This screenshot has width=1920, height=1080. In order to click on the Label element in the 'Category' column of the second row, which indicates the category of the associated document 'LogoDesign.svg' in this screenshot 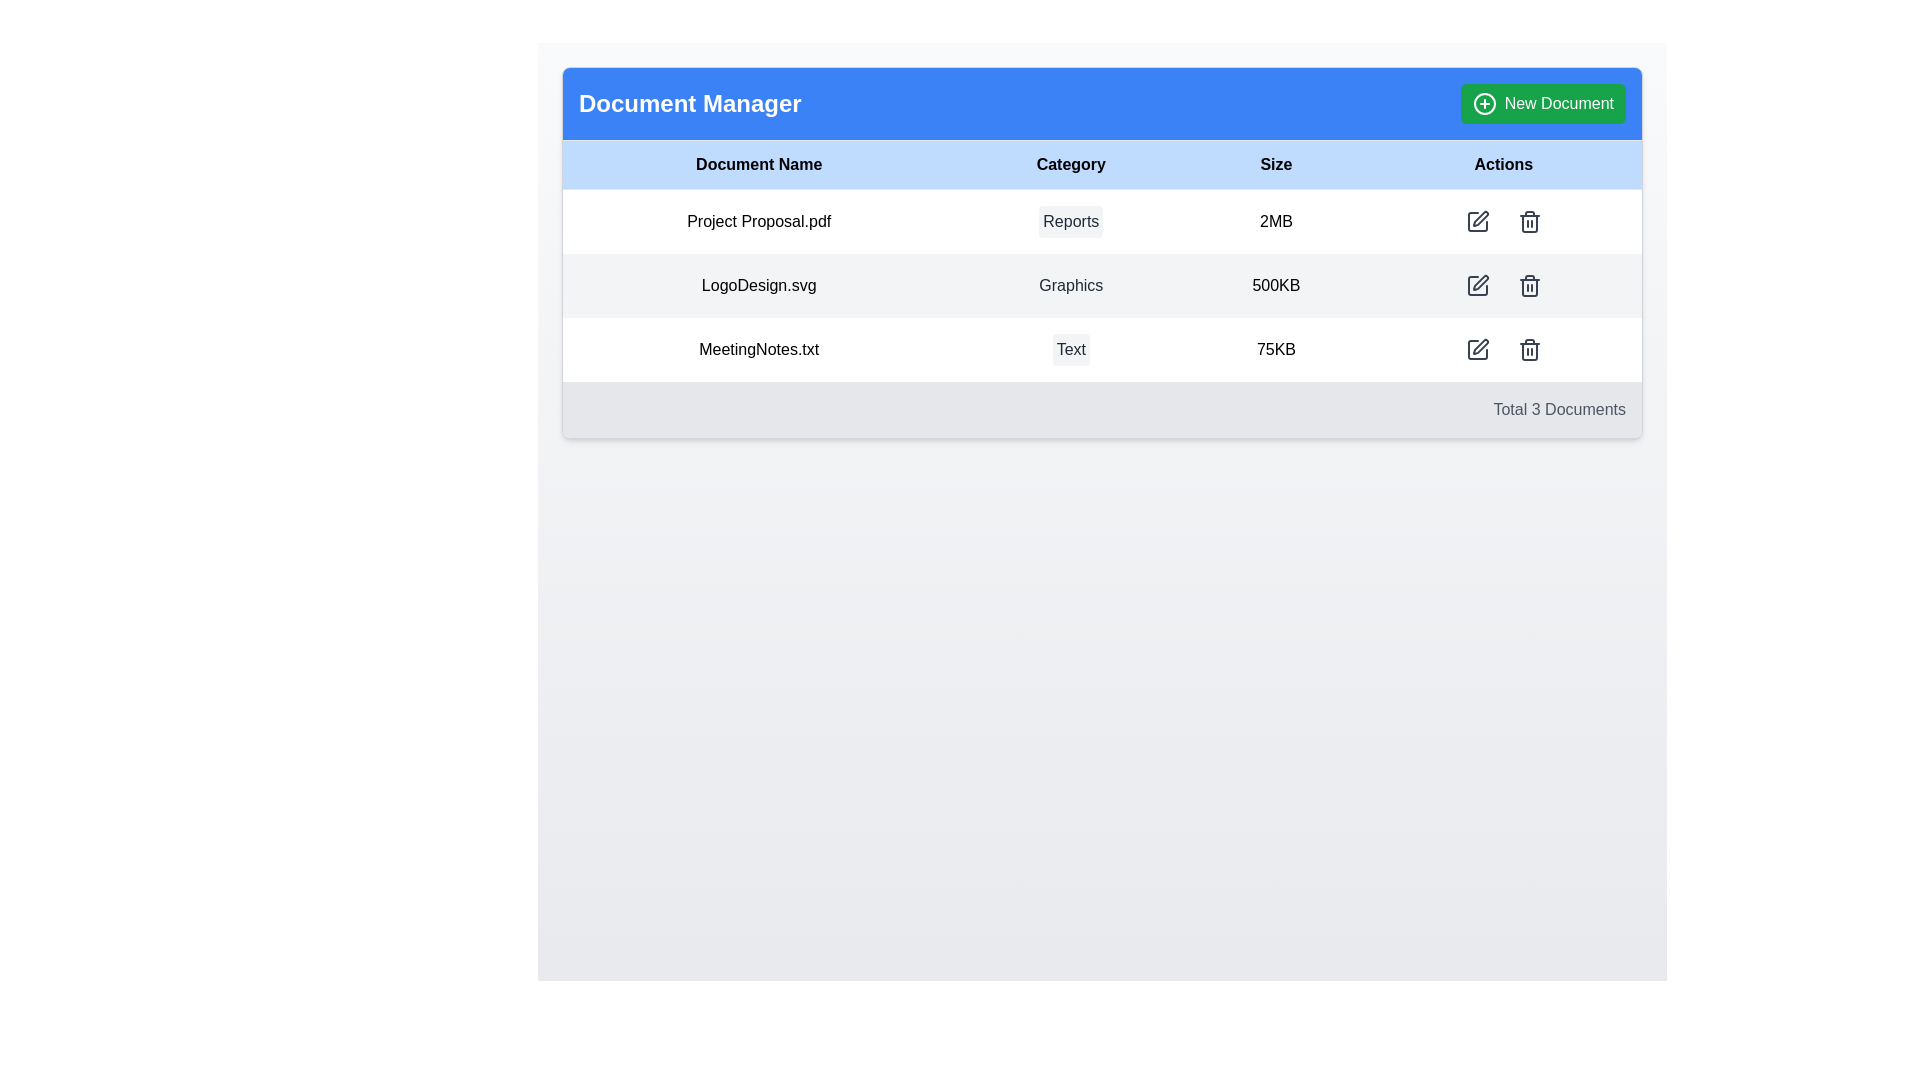, I will do `click(1070, 285)`.